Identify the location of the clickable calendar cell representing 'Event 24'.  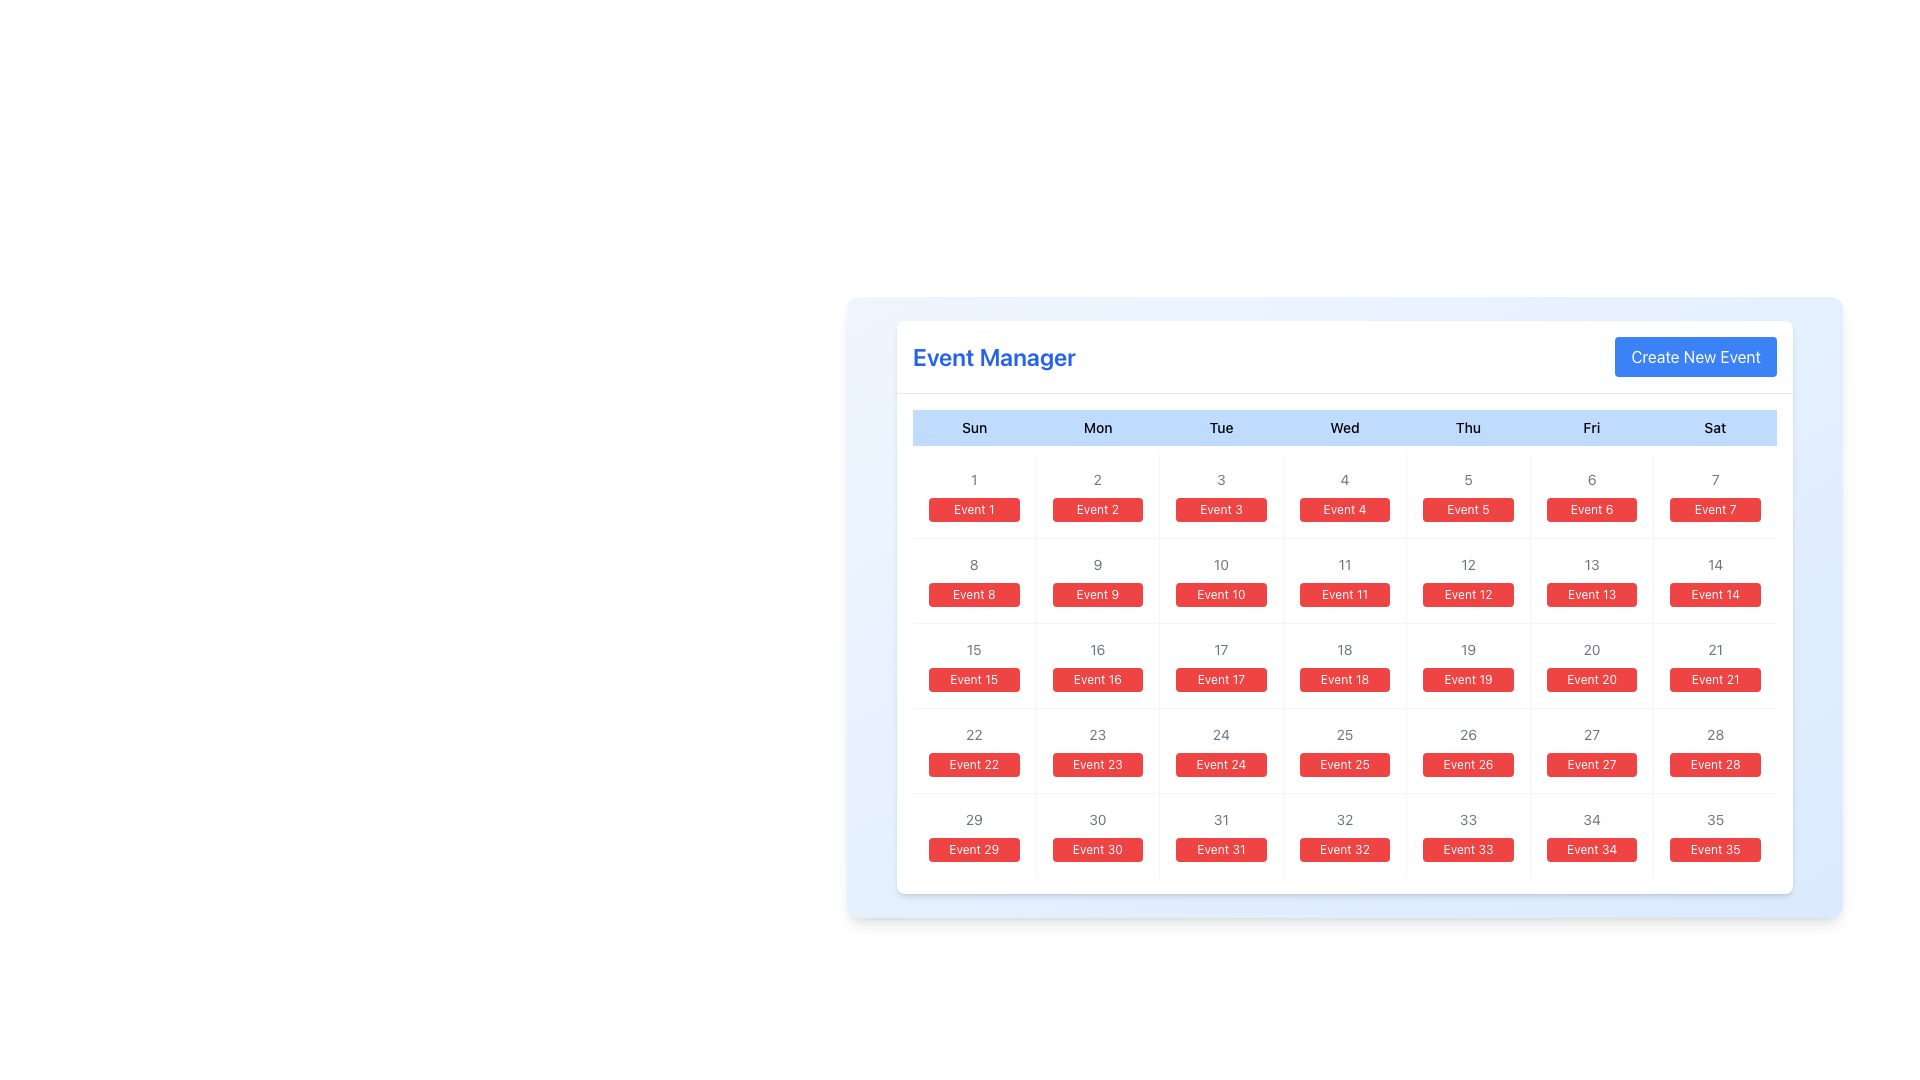
(1220, 751).